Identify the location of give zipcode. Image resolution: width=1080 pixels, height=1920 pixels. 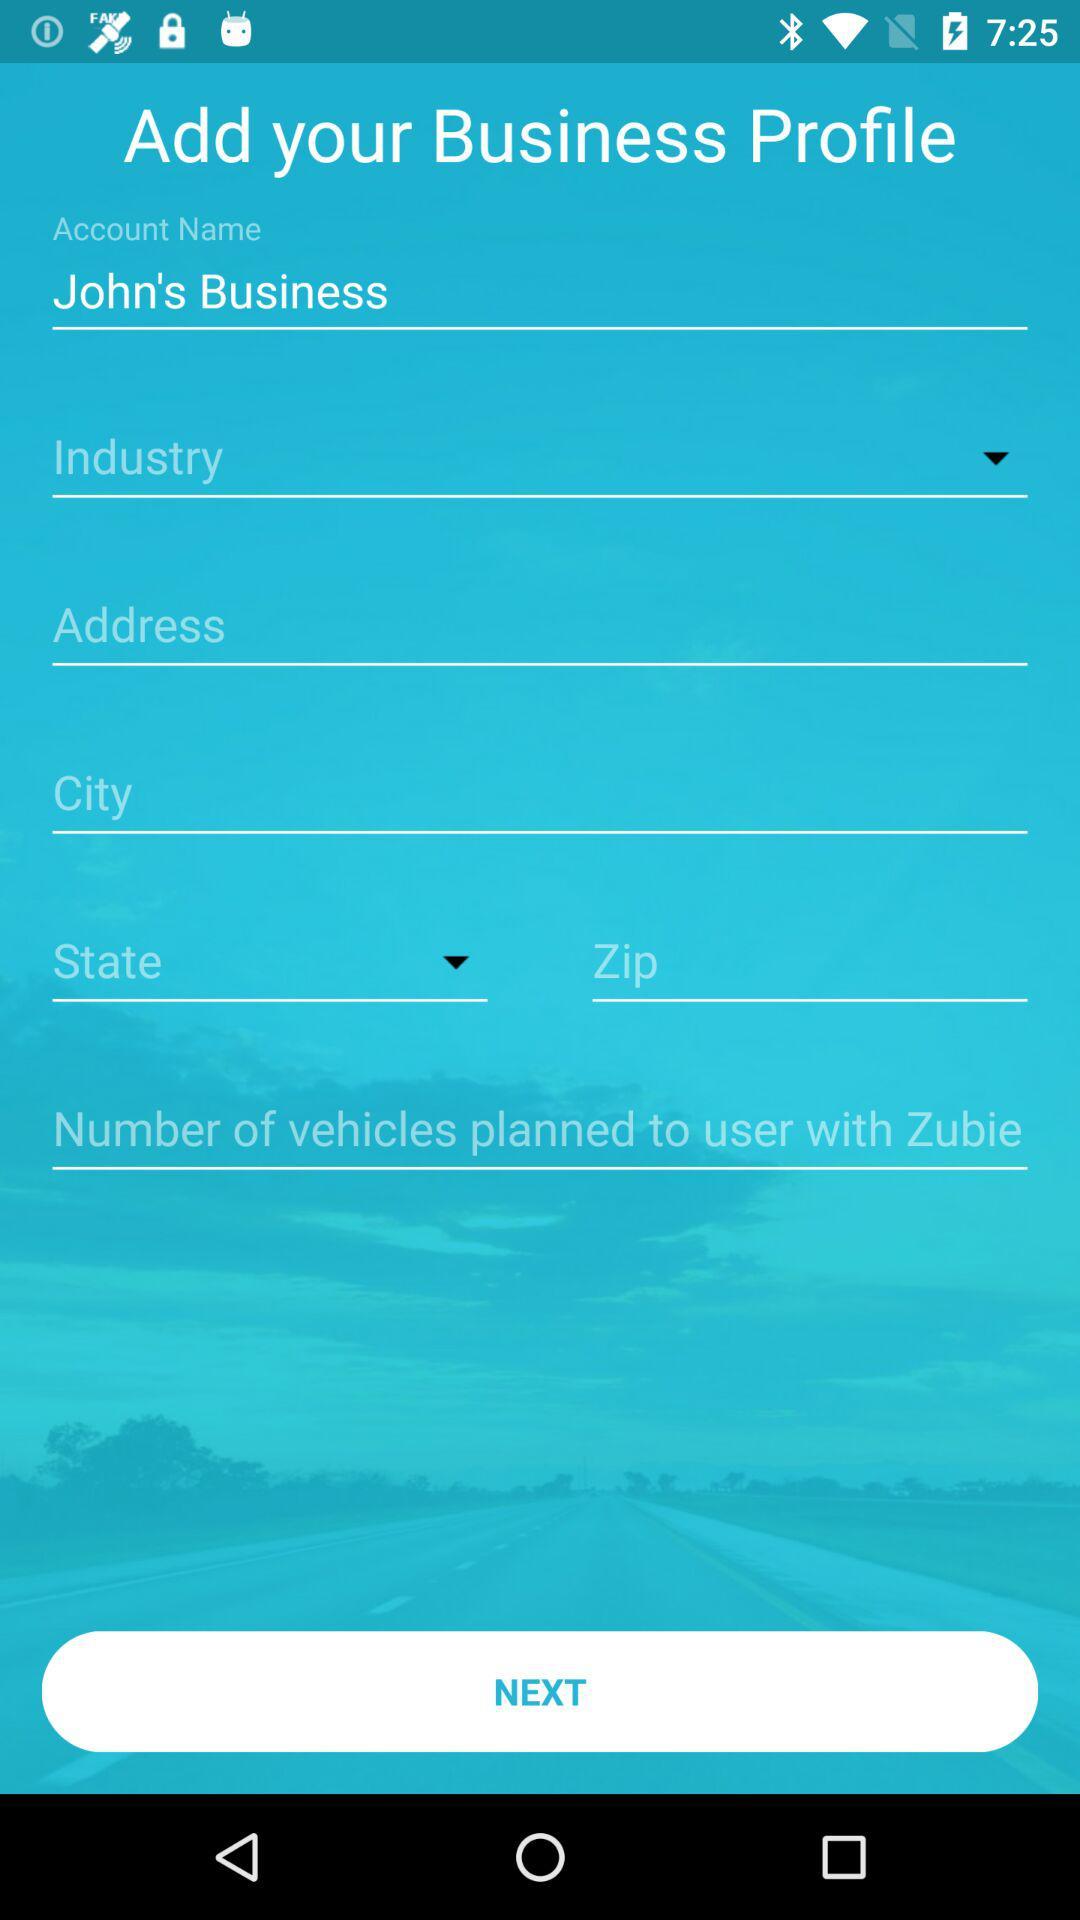
(810, 963).